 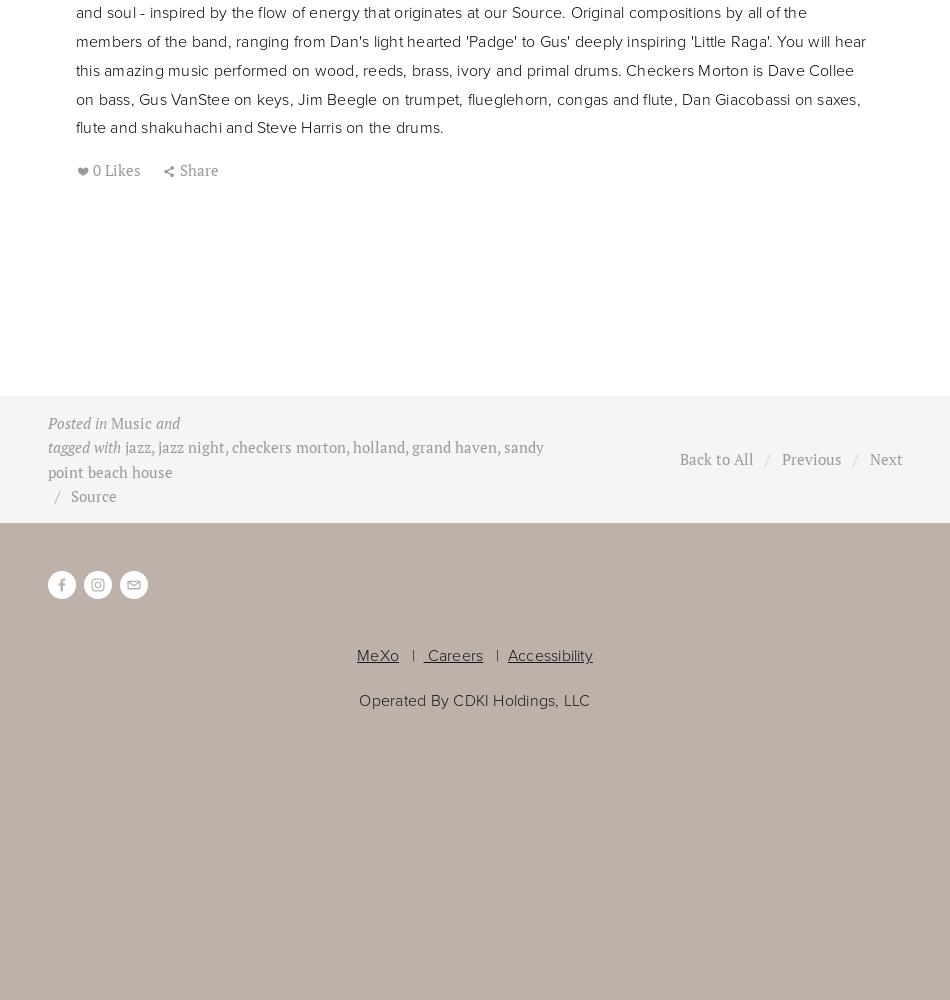 I want to click on 'Source', so click(x=93, y=494).